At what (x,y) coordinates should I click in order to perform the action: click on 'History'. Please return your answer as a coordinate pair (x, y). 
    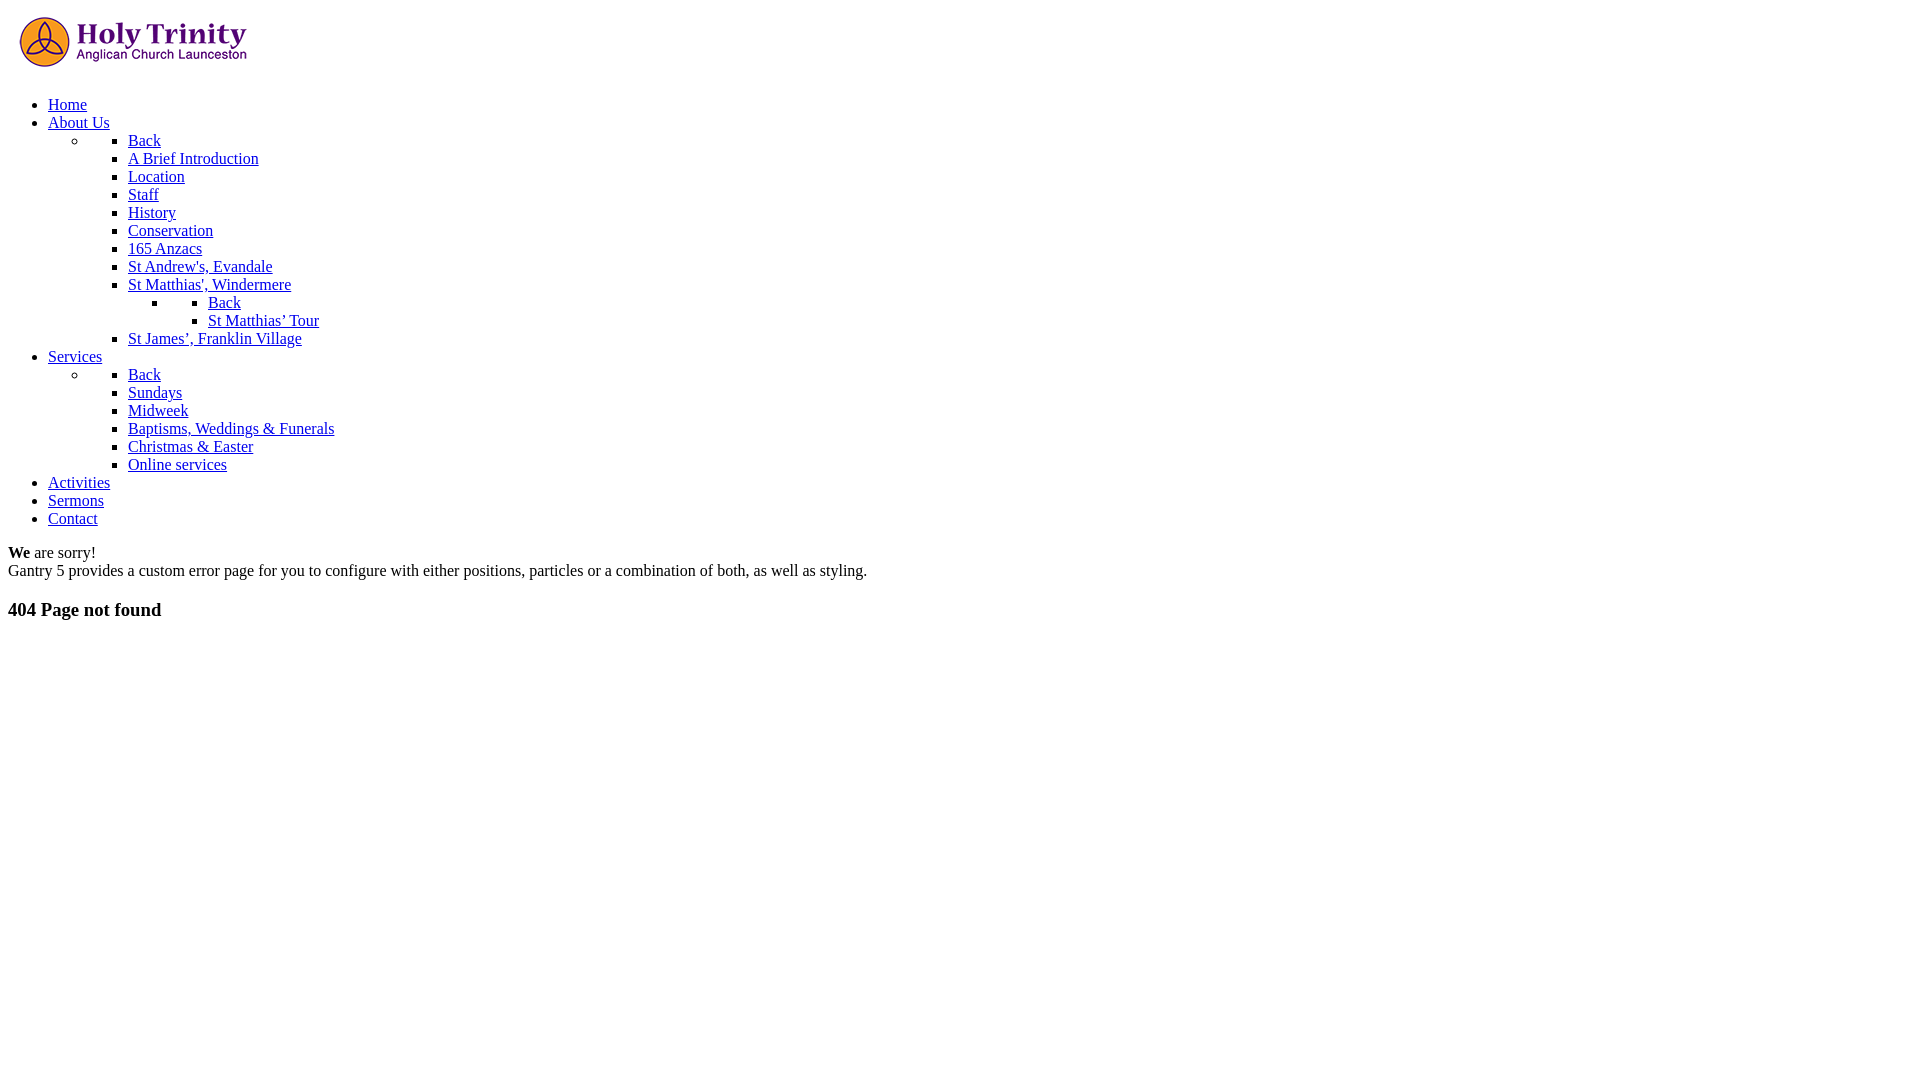
    Looking at the image, I should click on (151, 212).